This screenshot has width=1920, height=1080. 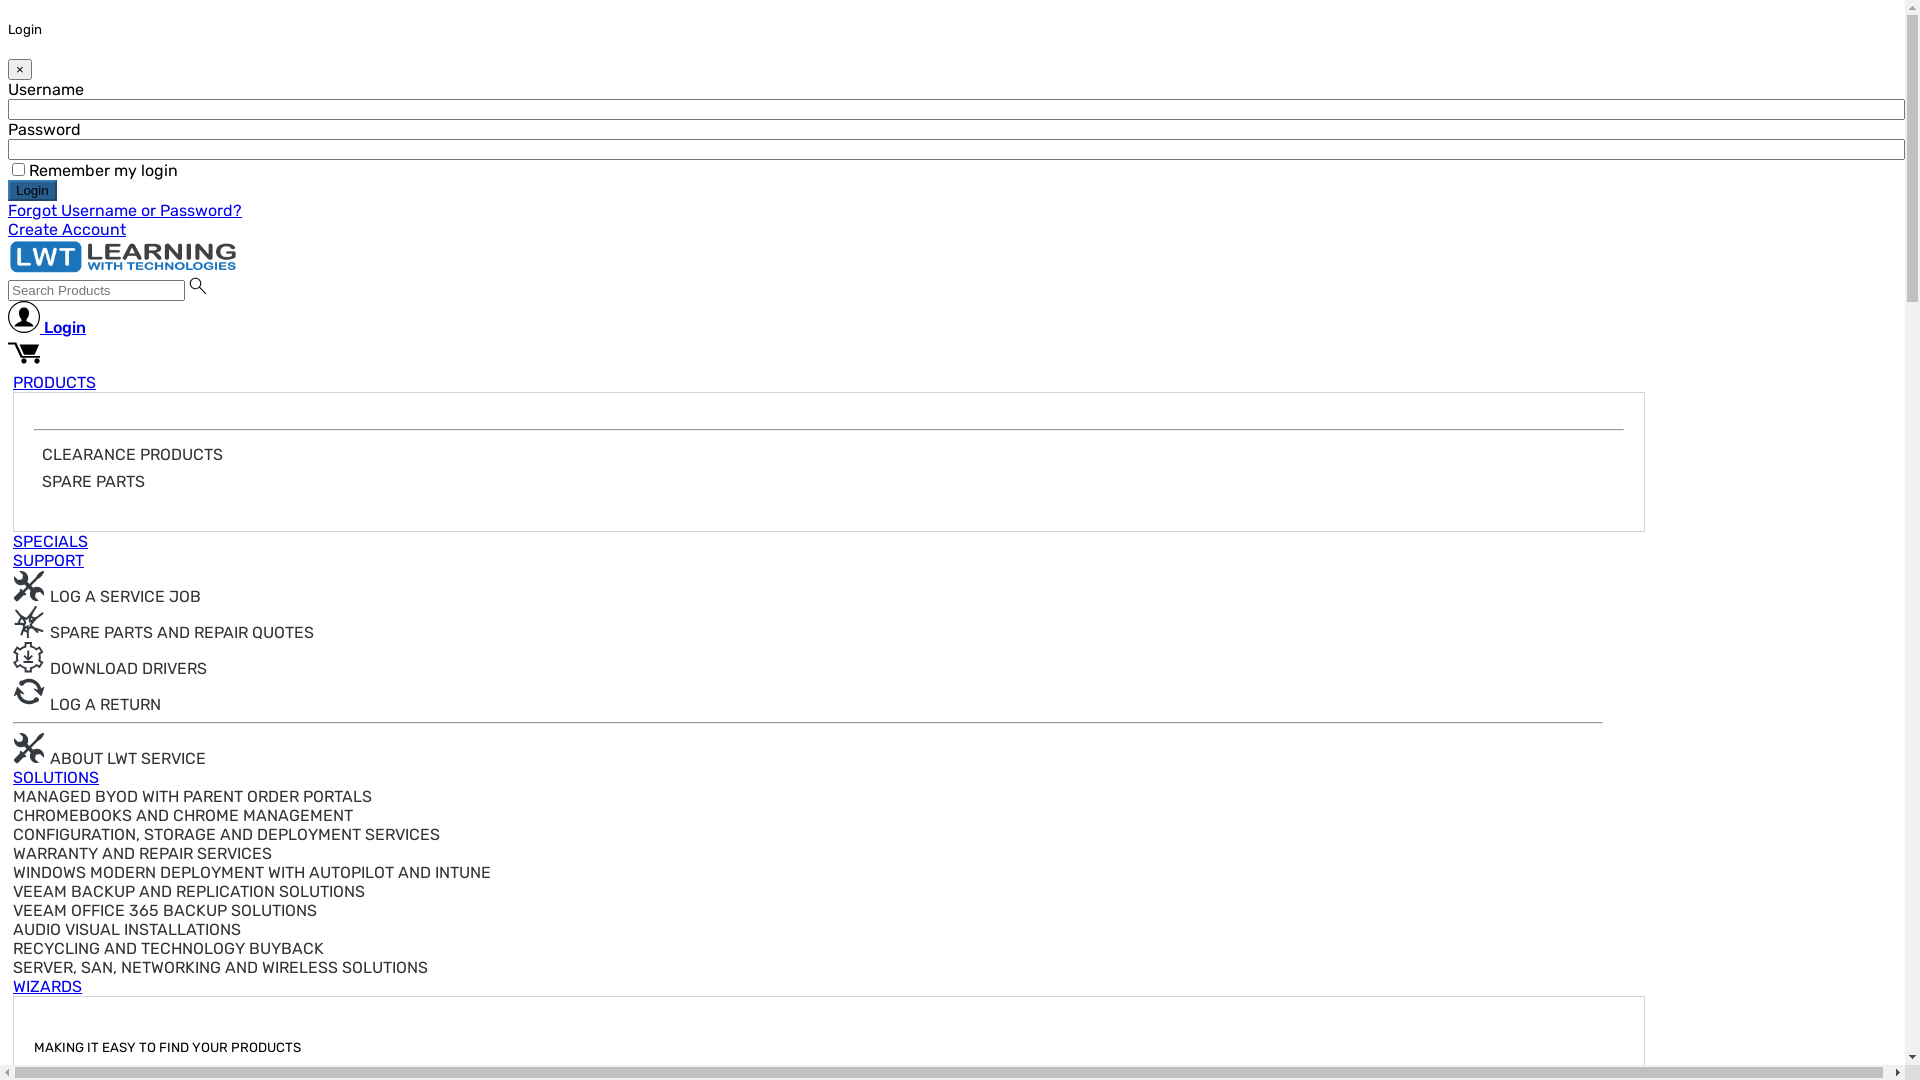 What do you see at coordinates (56, 776) in the screenshot?
I see `'SOLUTIONS'` at bounding box center [56, 776].